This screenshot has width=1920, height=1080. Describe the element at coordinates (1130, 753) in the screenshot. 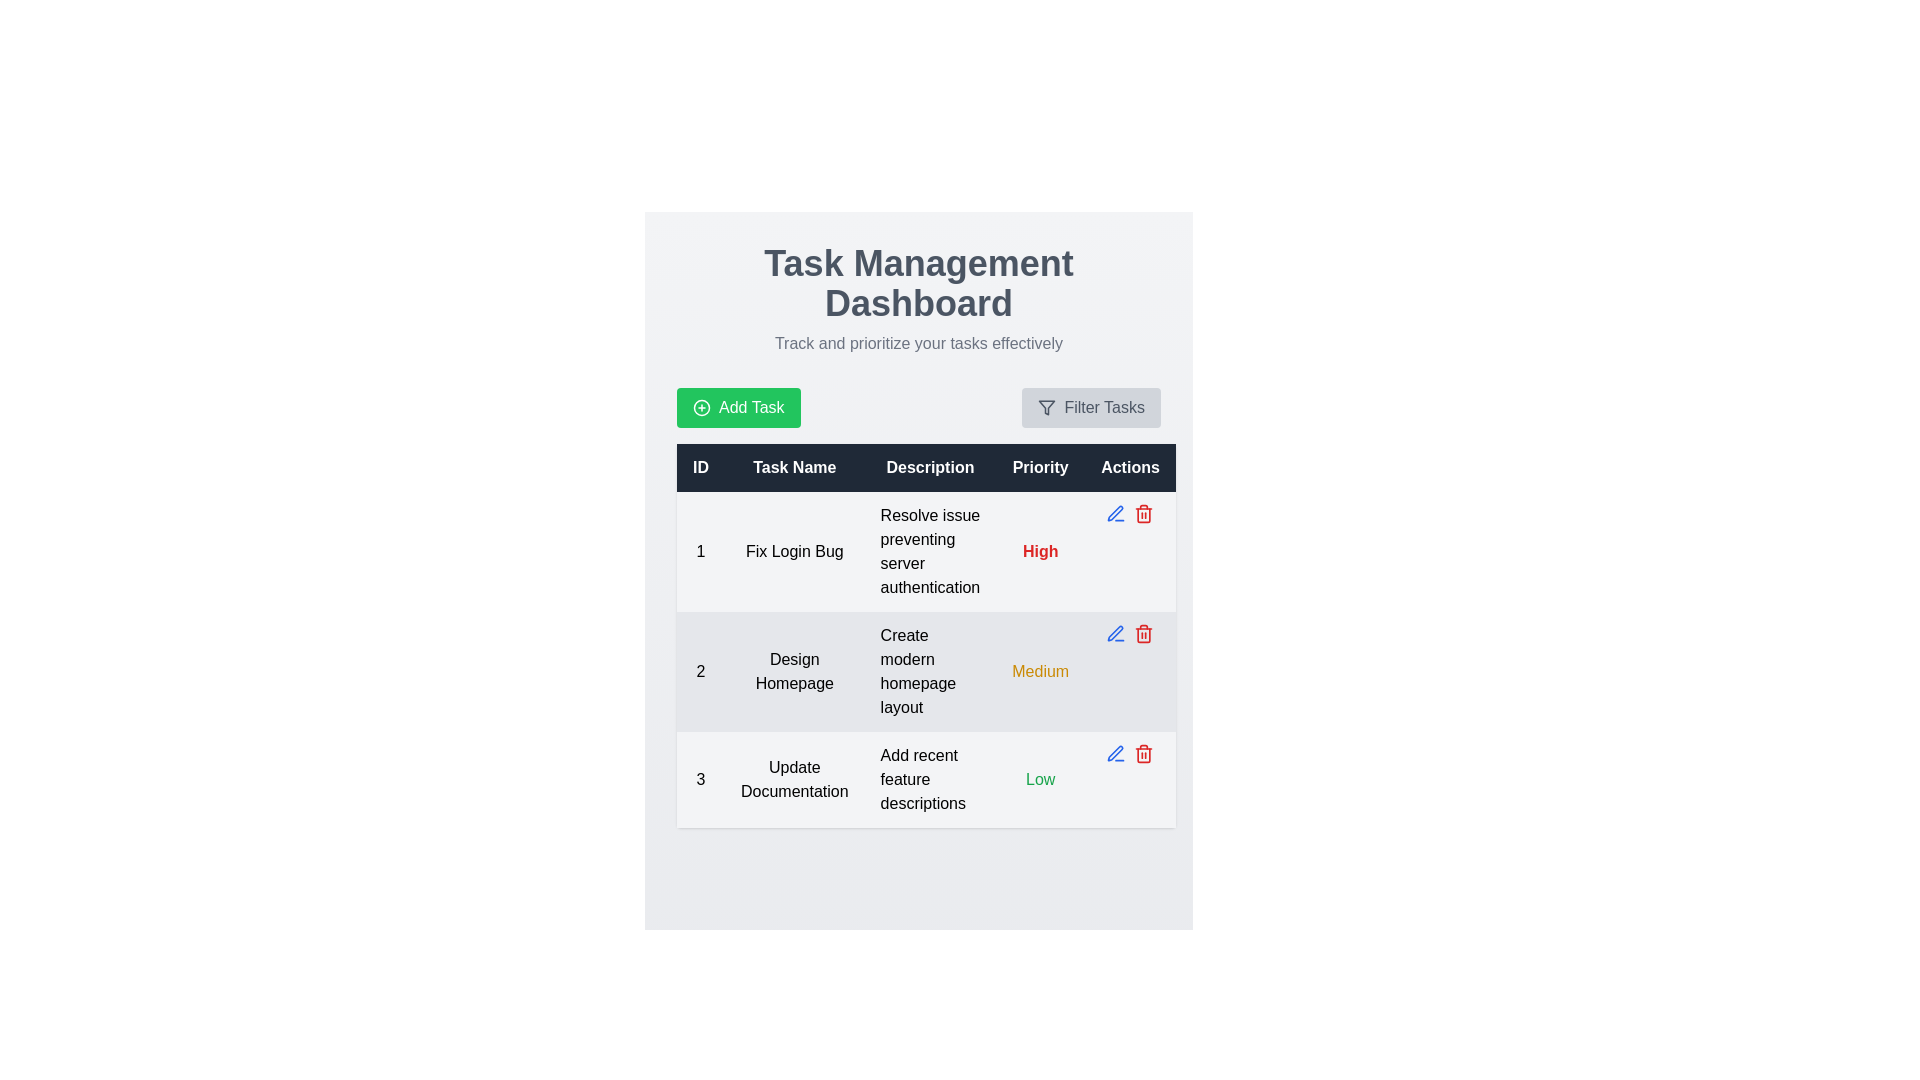

I see `the trash bin icon in the 'Actions' column of the 'Update Documentation' row` at that location.